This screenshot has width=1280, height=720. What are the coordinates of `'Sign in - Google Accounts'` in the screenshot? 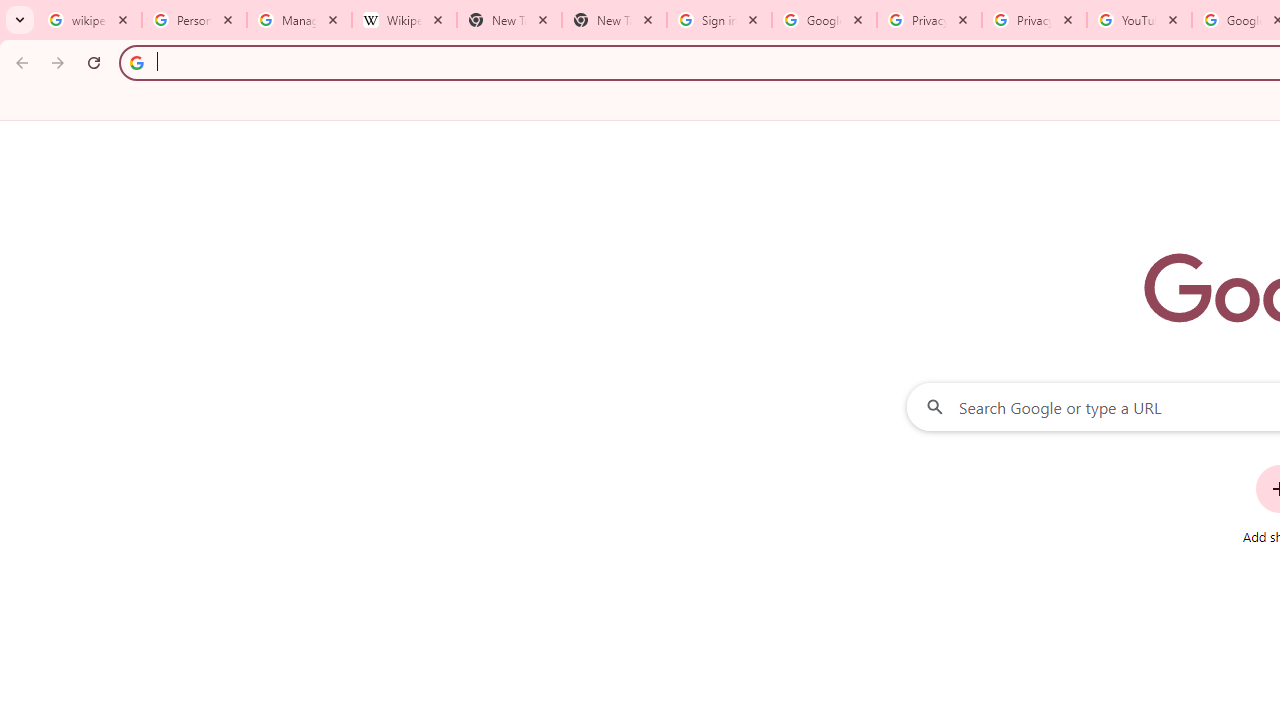 It's located at (719, 20).